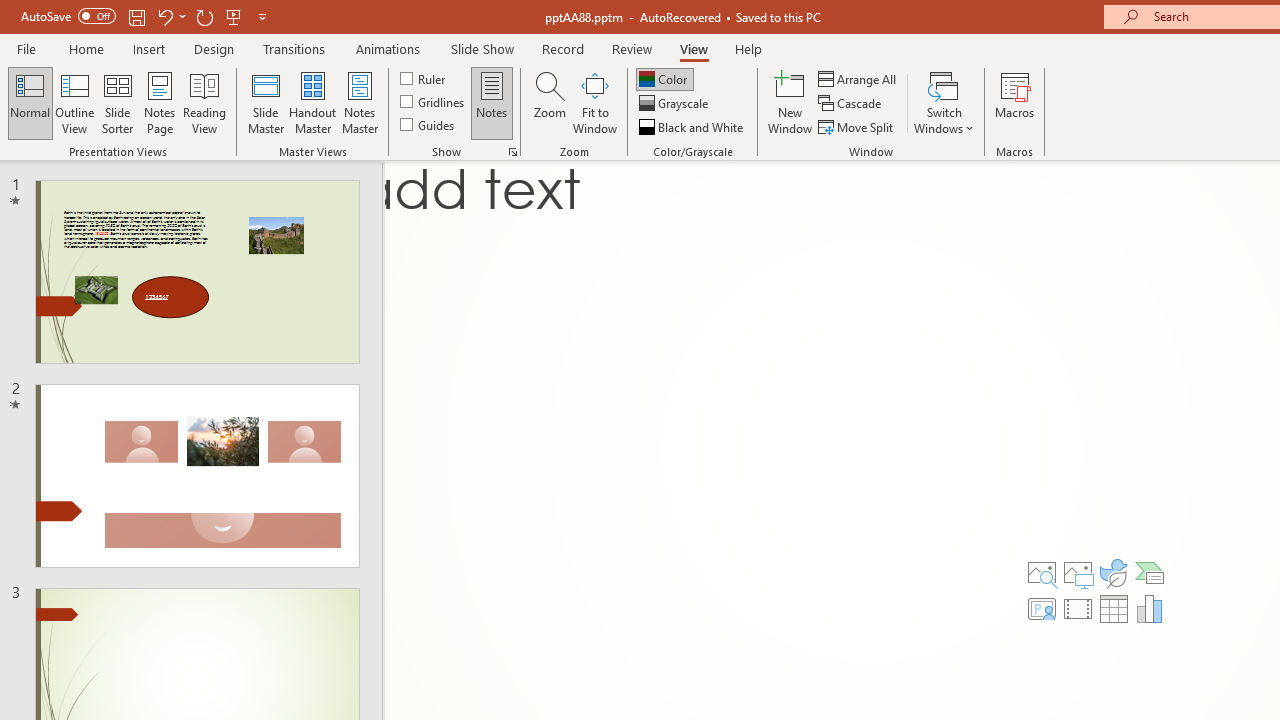 Image resolution: width=1280 pixels, height=720 pixels. I want to click on 'Insert Chart', so click(1150, 608).